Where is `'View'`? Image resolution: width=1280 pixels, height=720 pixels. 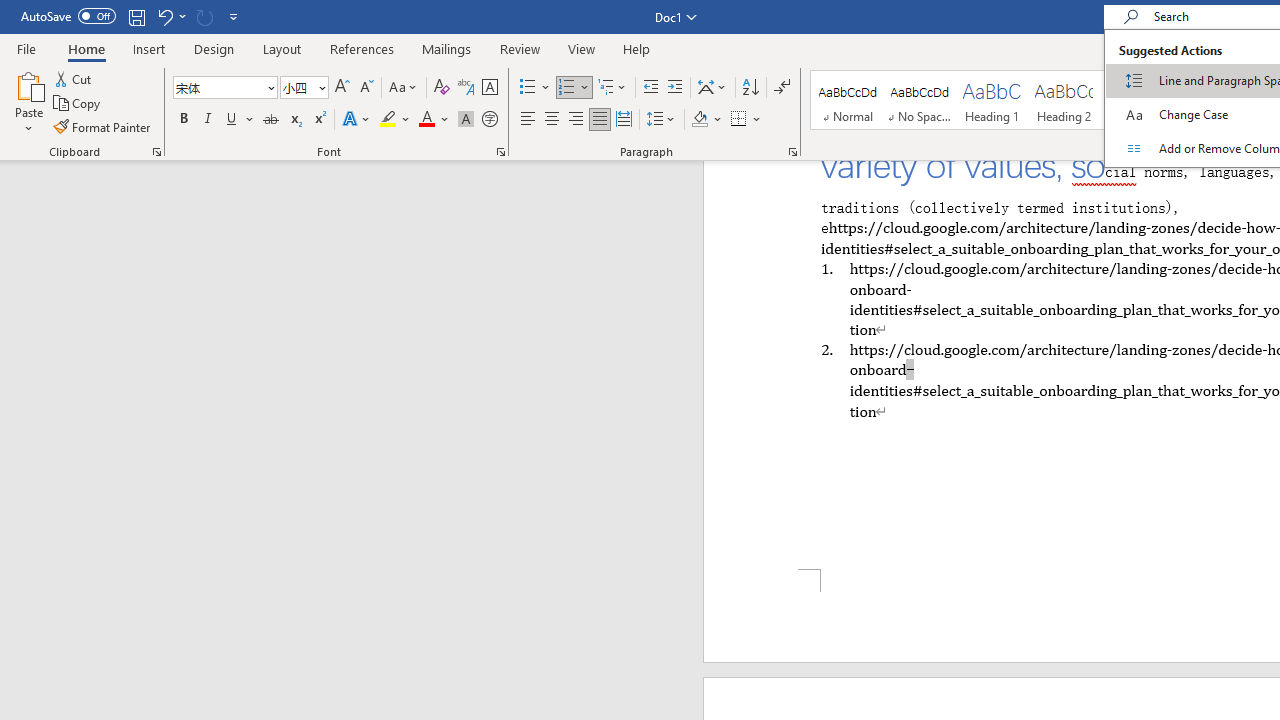 'View' is located at coordinates (581, 48).